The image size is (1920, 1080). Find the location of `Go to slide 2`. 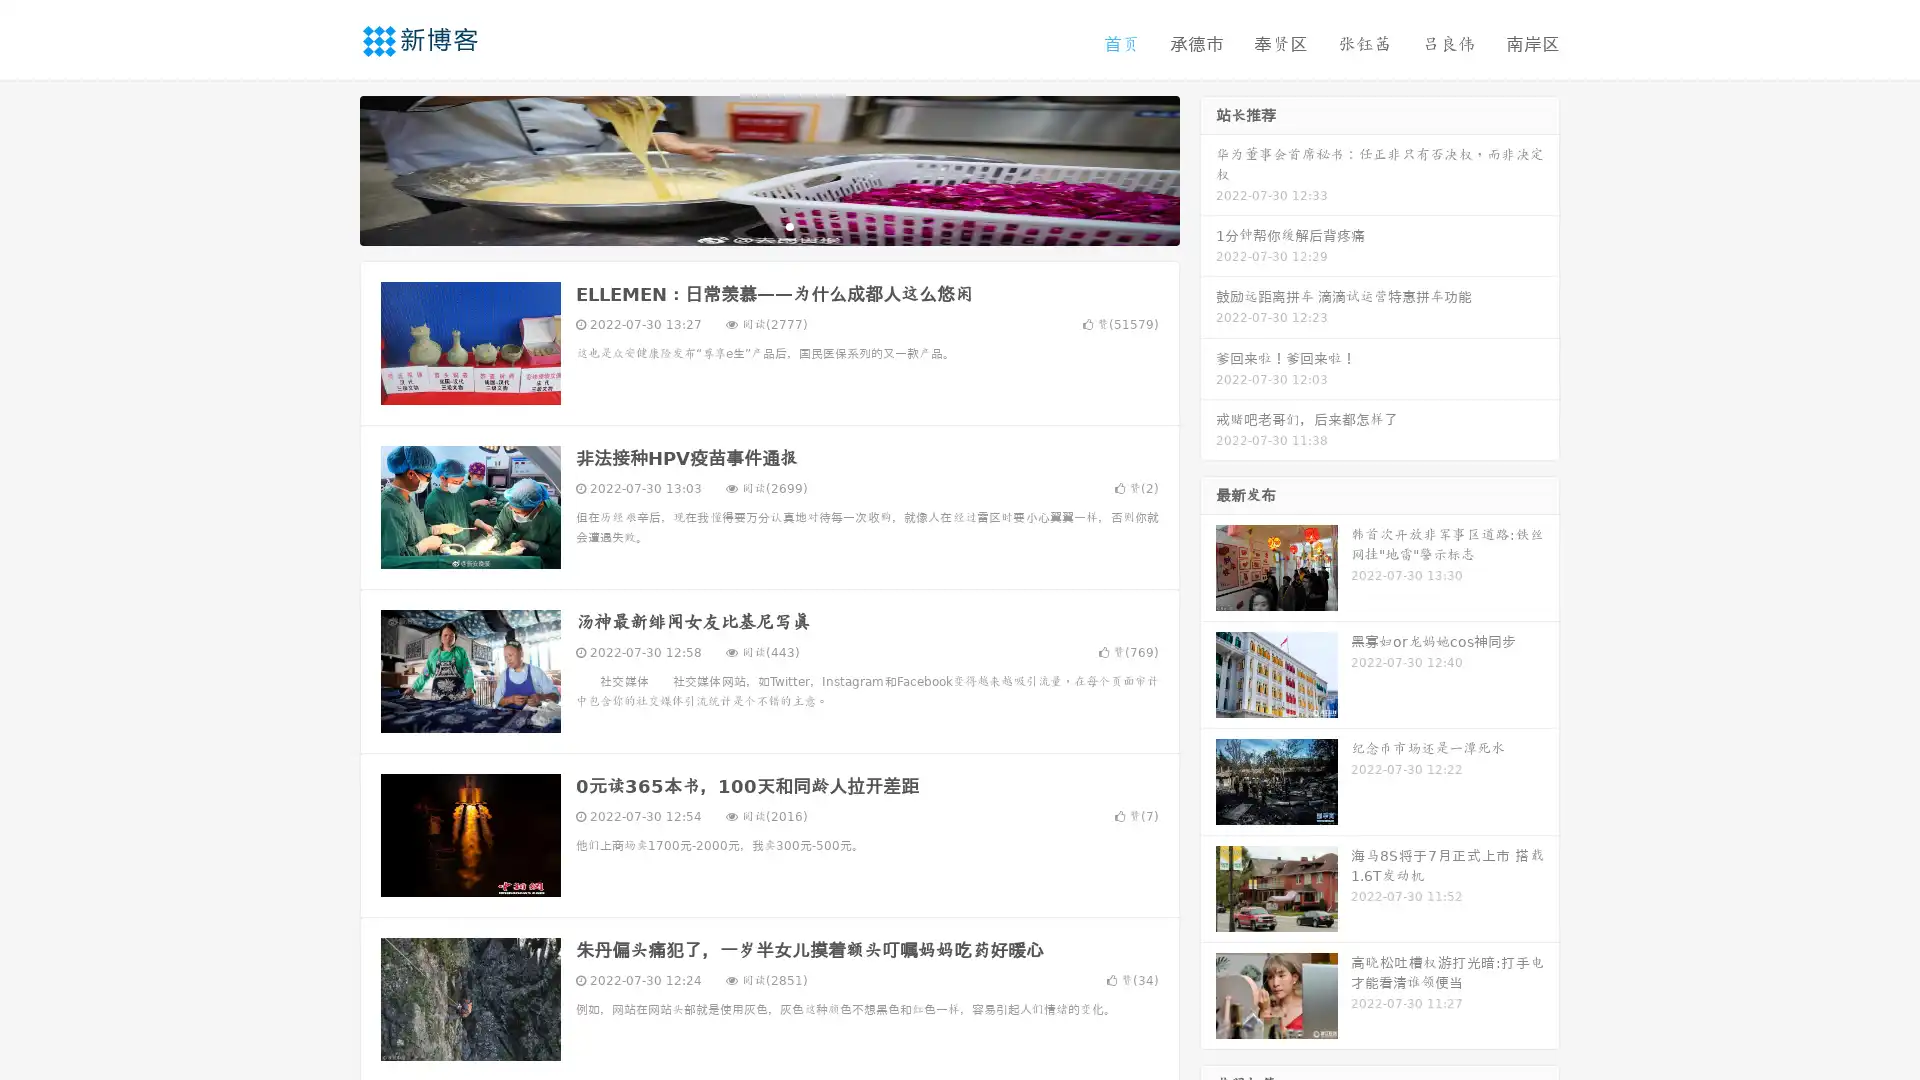

Go to slide 2 is located at coordinates (768, 225).